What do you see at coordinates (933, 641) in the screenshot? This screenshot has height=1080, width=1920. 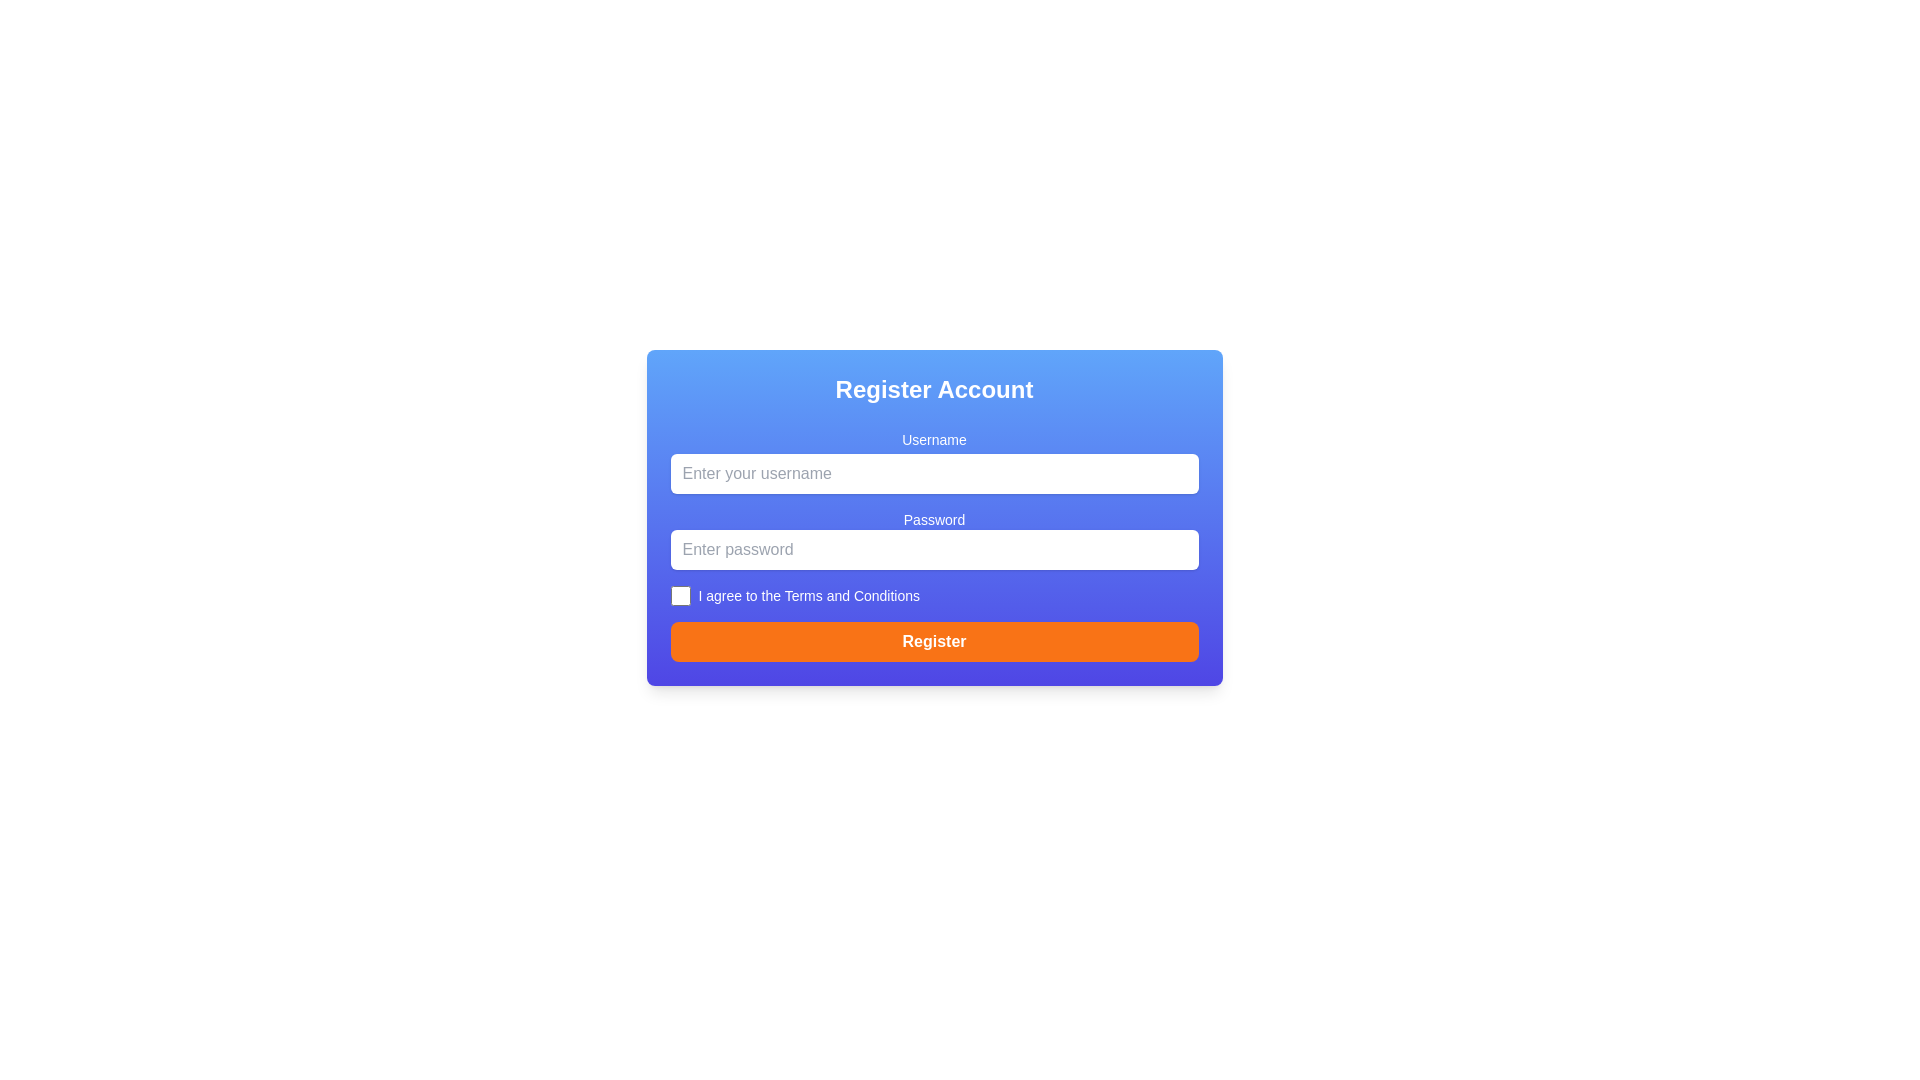 I see `the submit button located at the bottom of the registration form` at bounding box center [933, 641].